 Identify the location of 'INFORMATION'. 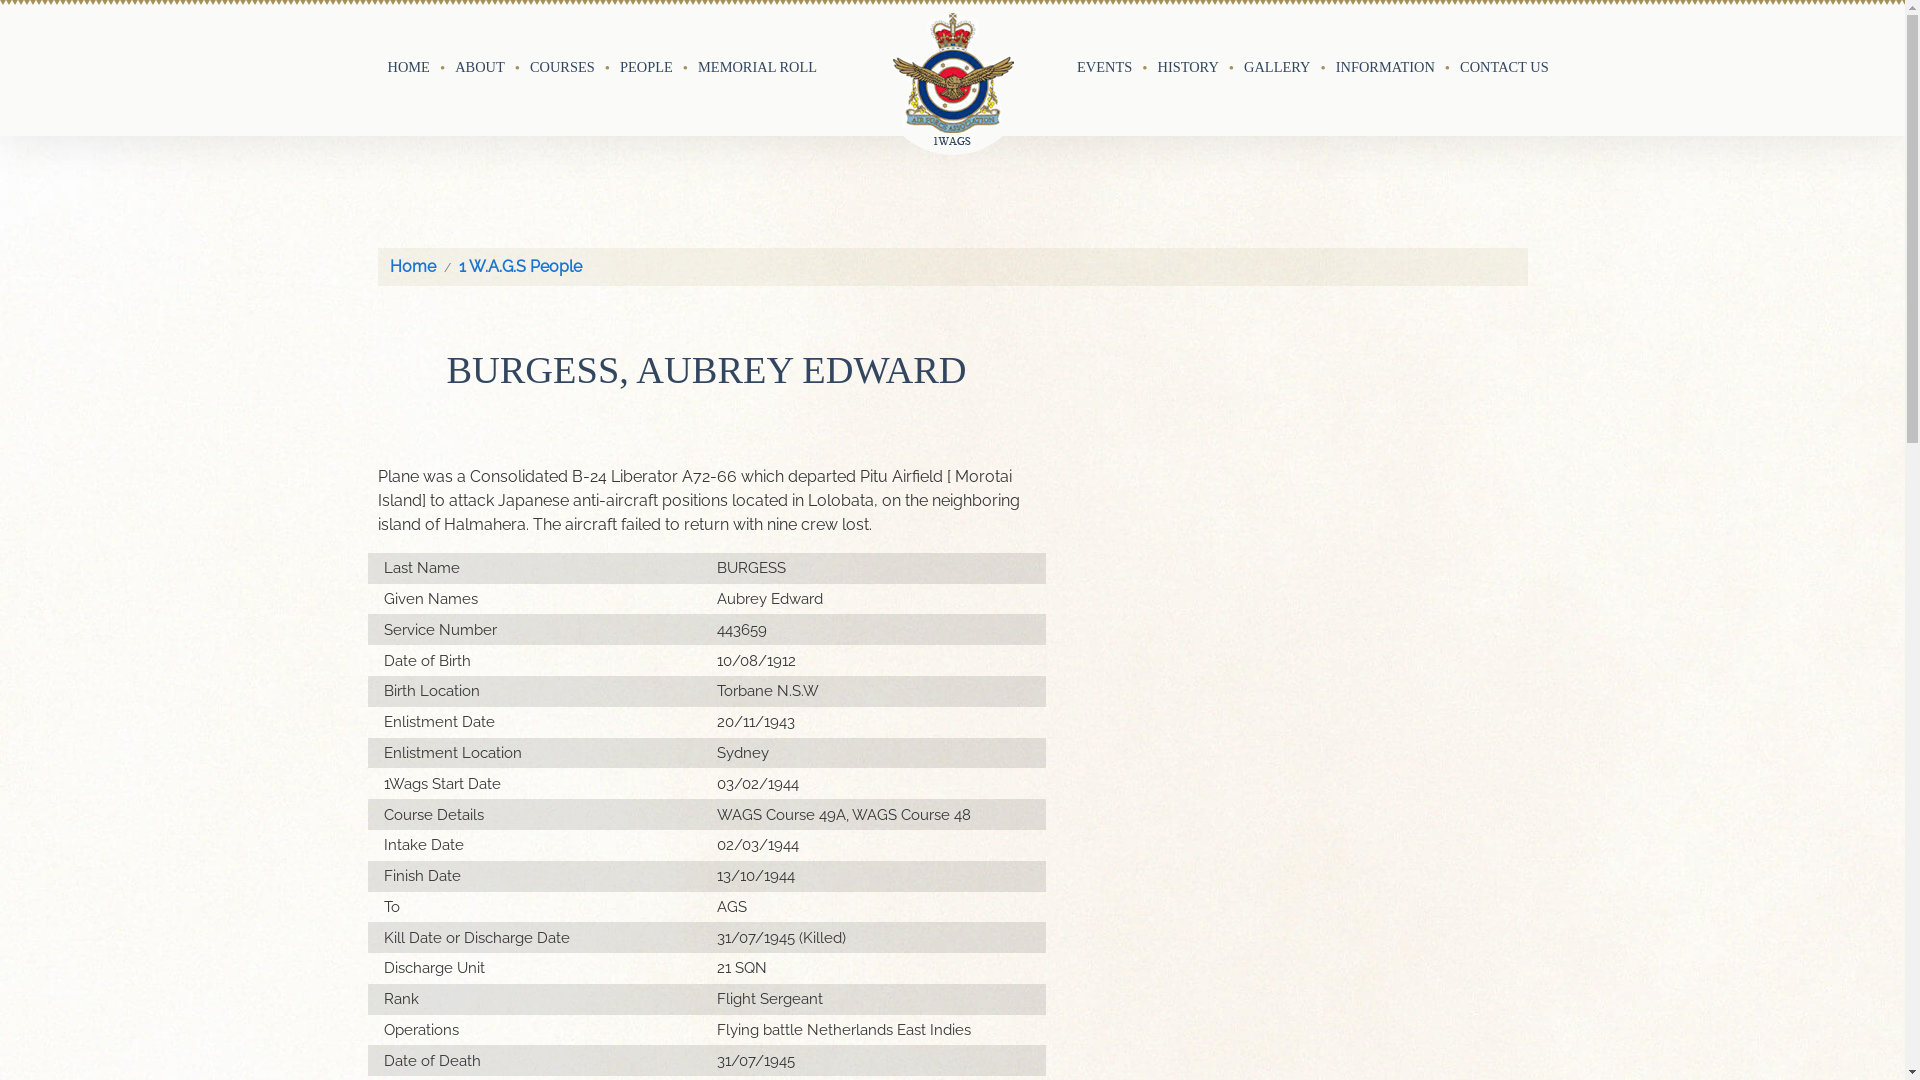
(1384, 66).